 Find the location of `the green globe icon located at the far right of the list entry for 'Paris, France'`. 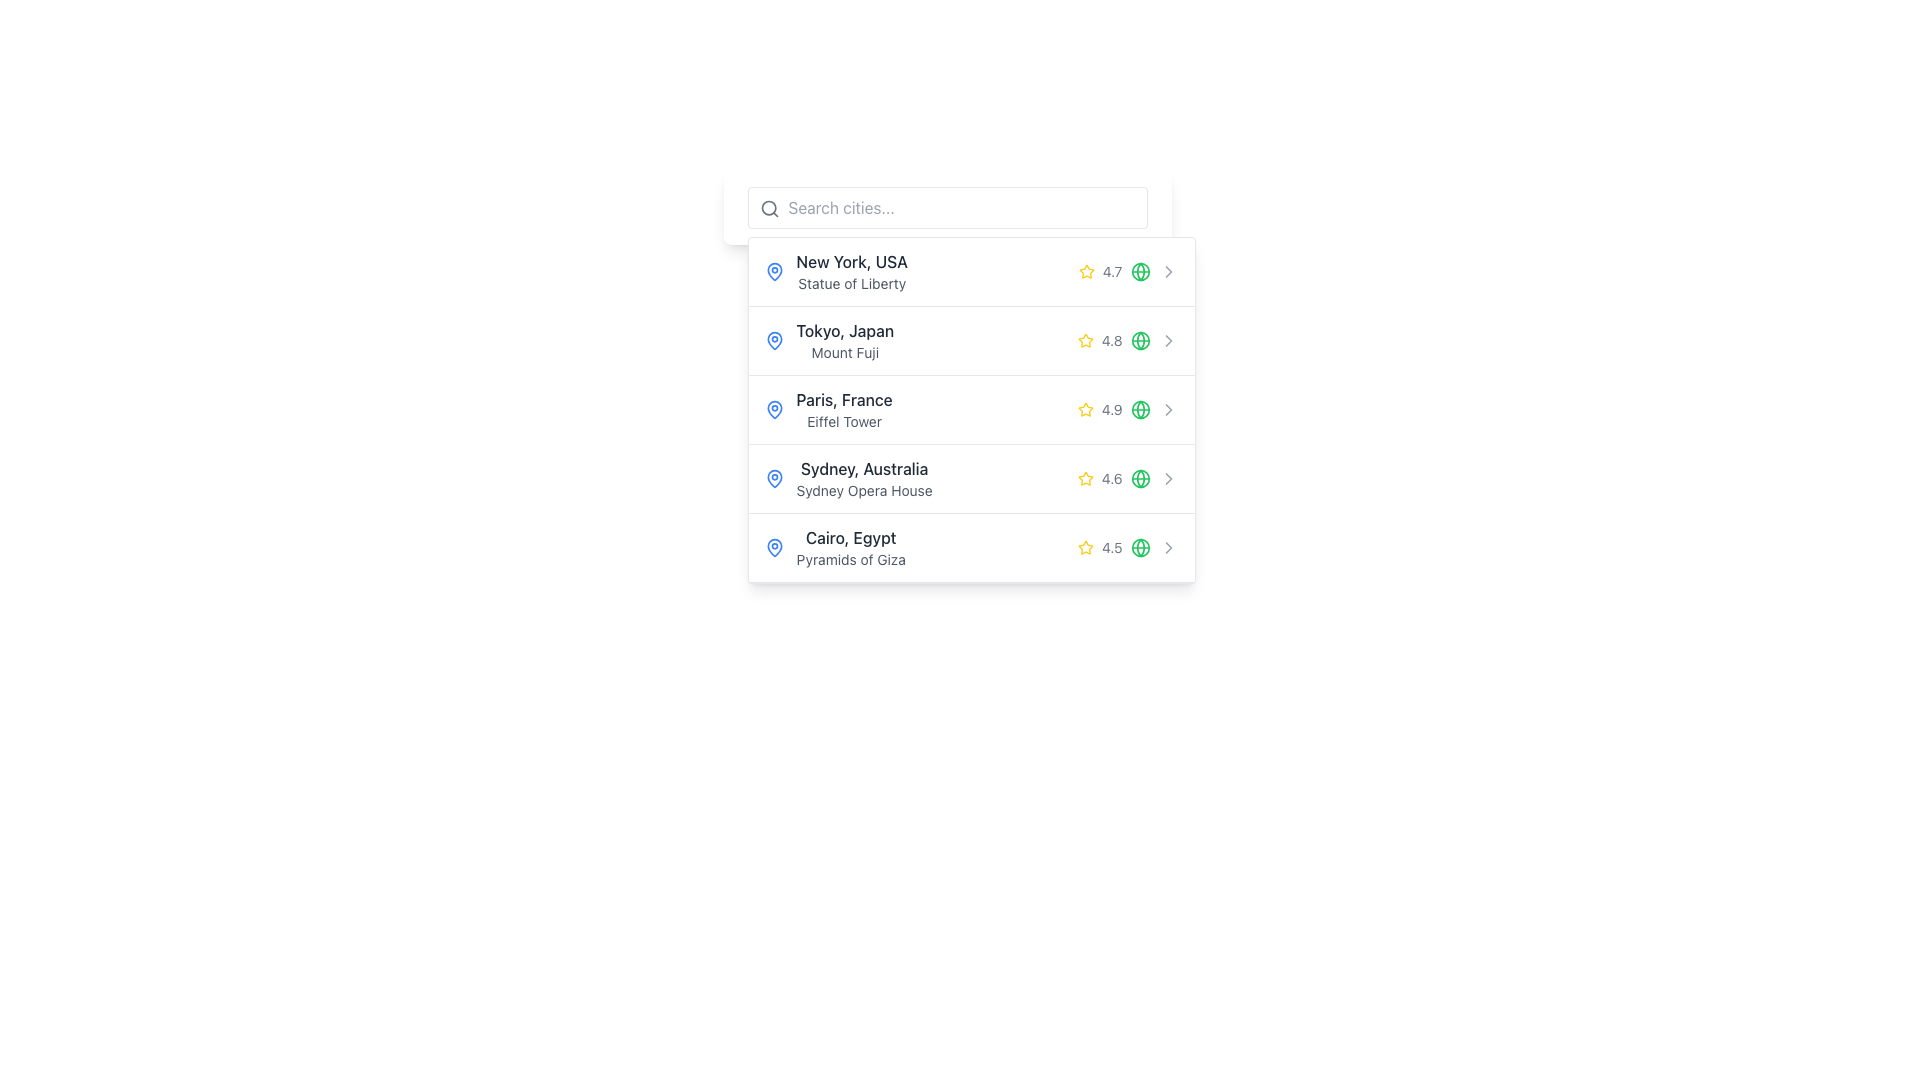

the green globe icon located at the far right of the list entry for 'Paris, France' is located at coordinates (1140, 408).